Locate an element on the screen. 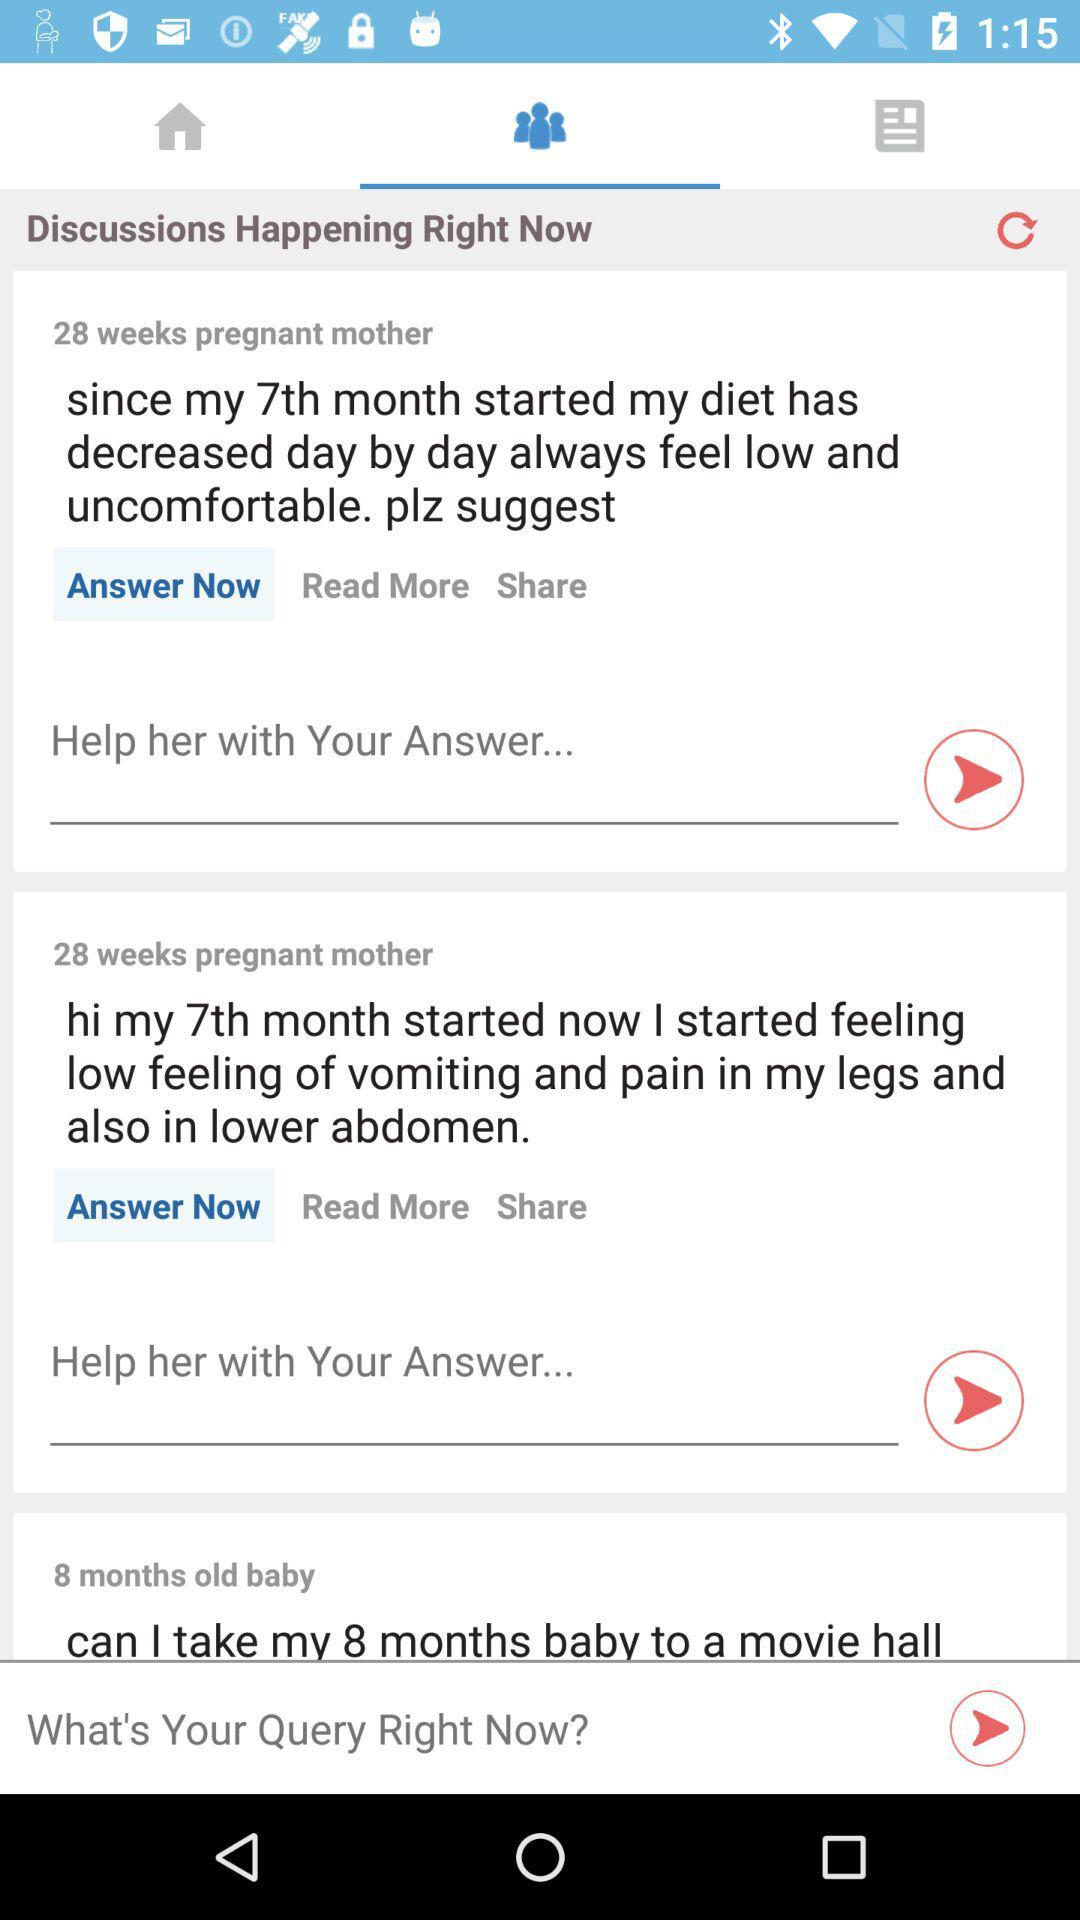  wirte your help answer is located at coordinates (474, 1360).